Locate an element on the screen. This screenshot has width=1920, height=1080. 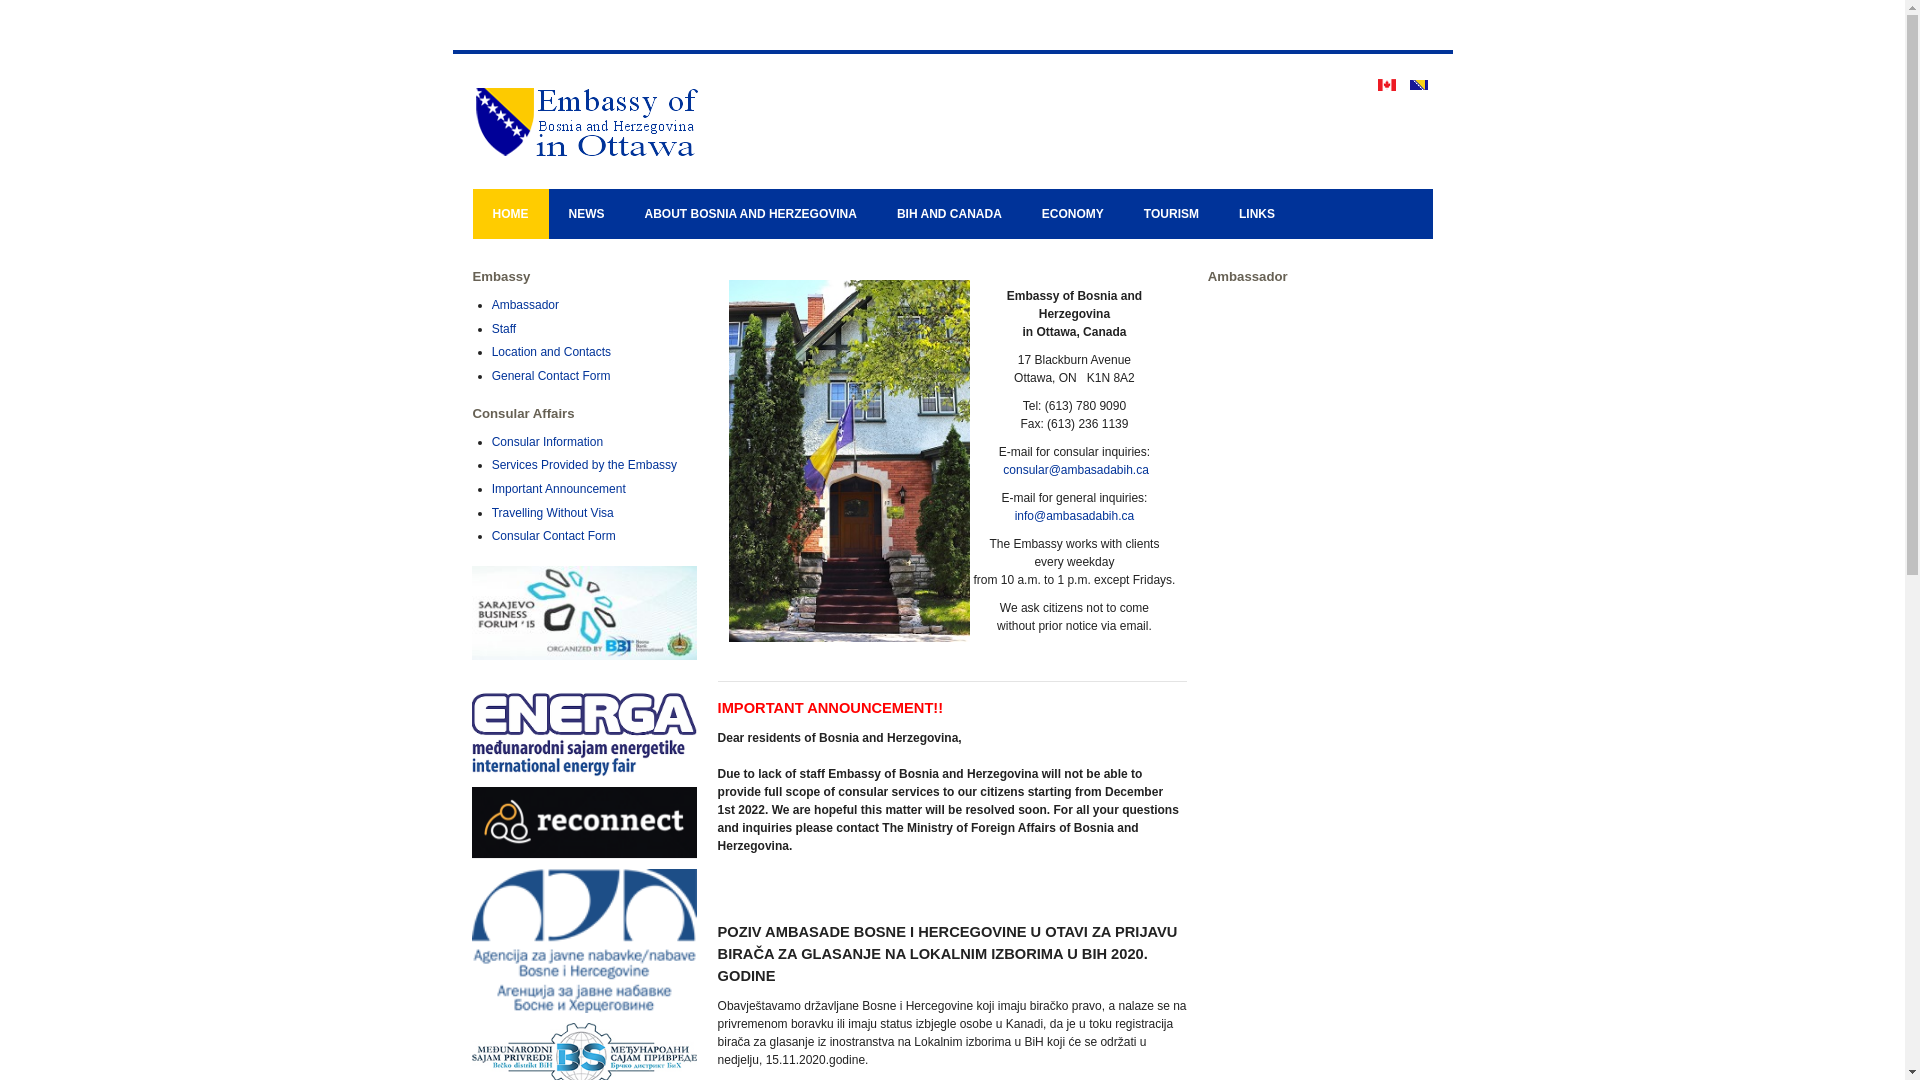
'Staff' is located at coordinates (504, 327).